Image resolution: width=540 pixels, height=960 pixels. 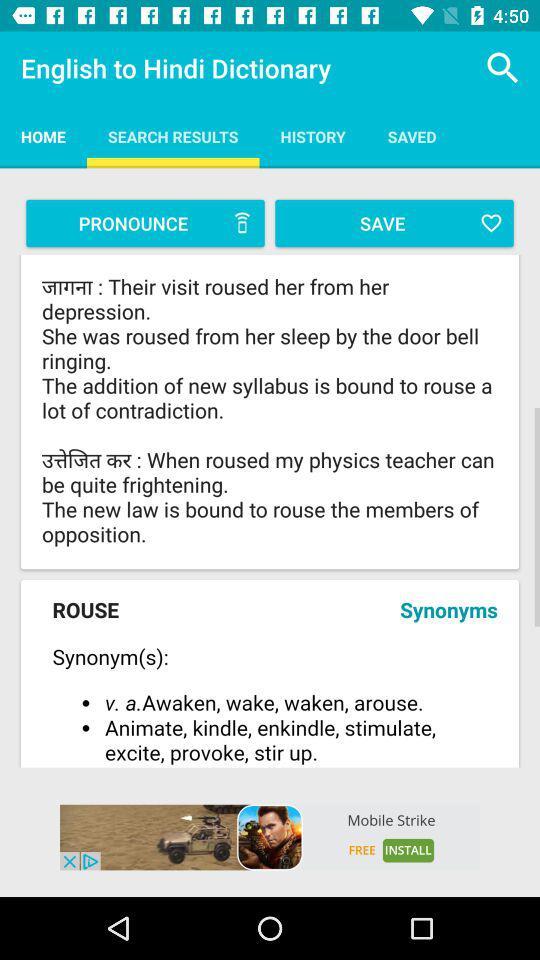 What do you see at coordinates (411, 135) in the screenshot?
I see `the text next to history` at bounding box center [411, 135].